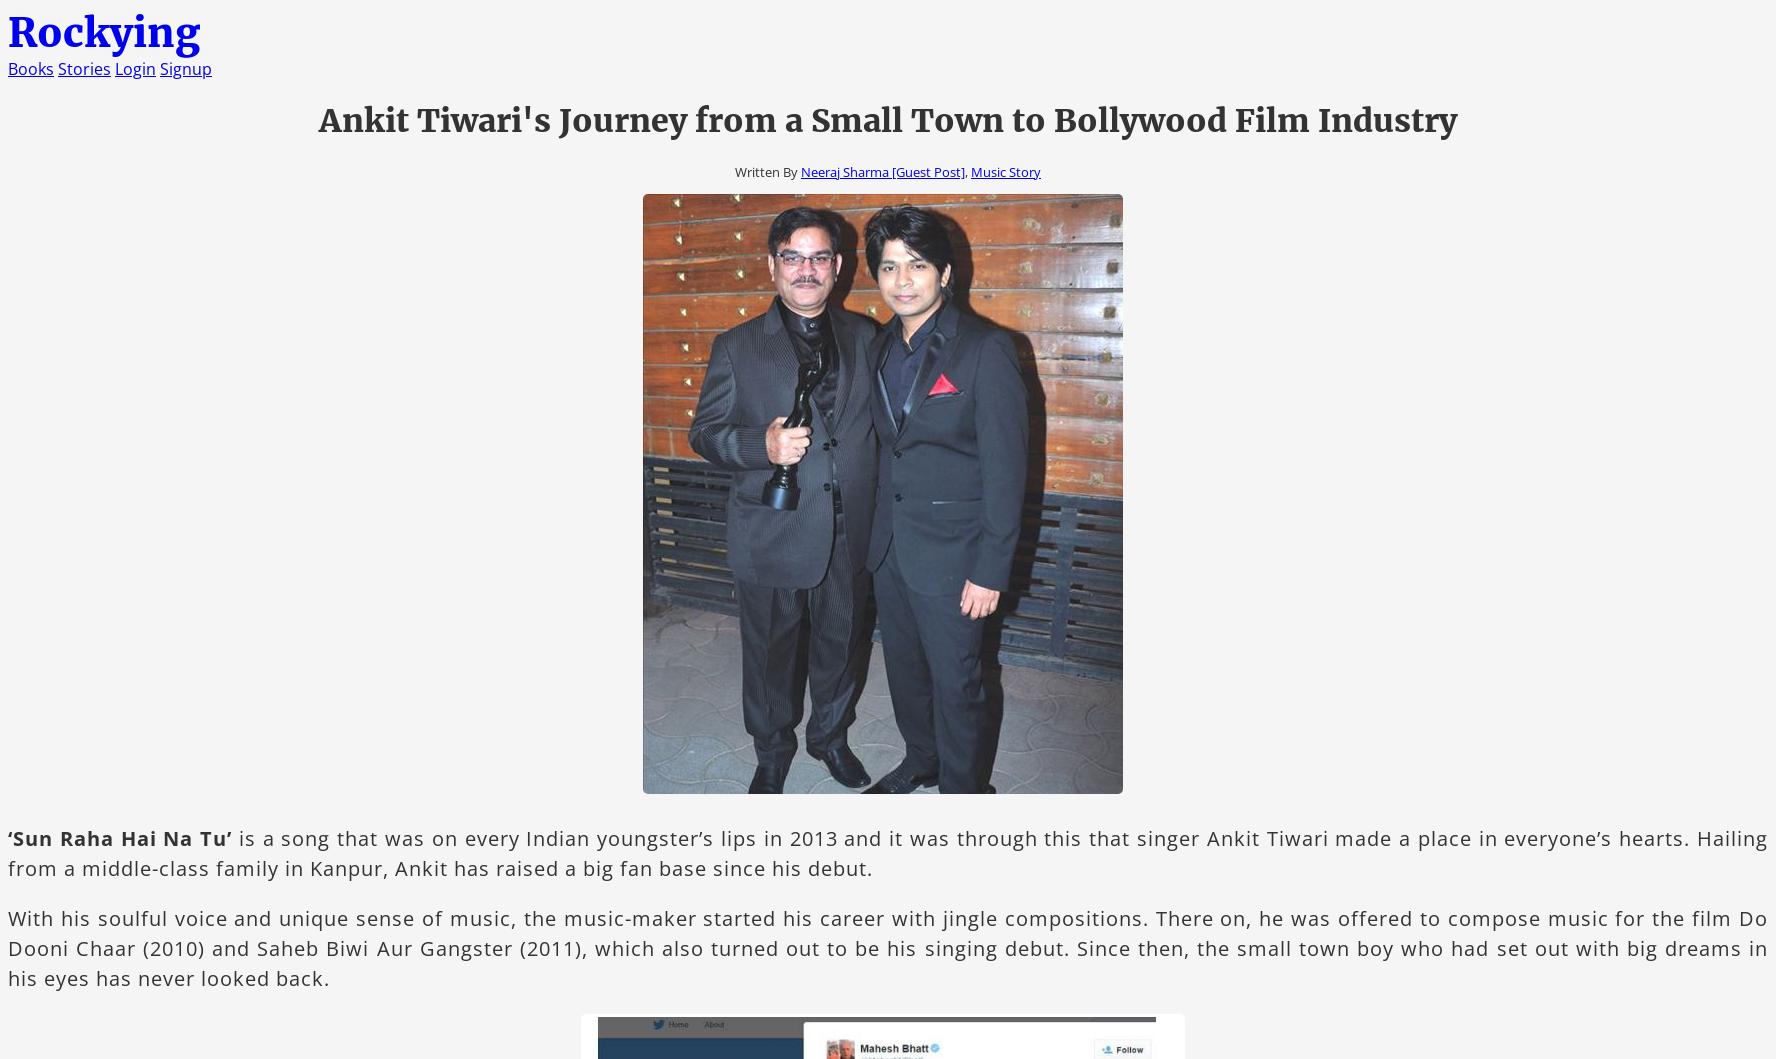 Image resolution: width=1776 pixels, height=1059 pixels. Describe the element at coordinates (735, 170) in the screenshot. I see `'Written By'` at that location.